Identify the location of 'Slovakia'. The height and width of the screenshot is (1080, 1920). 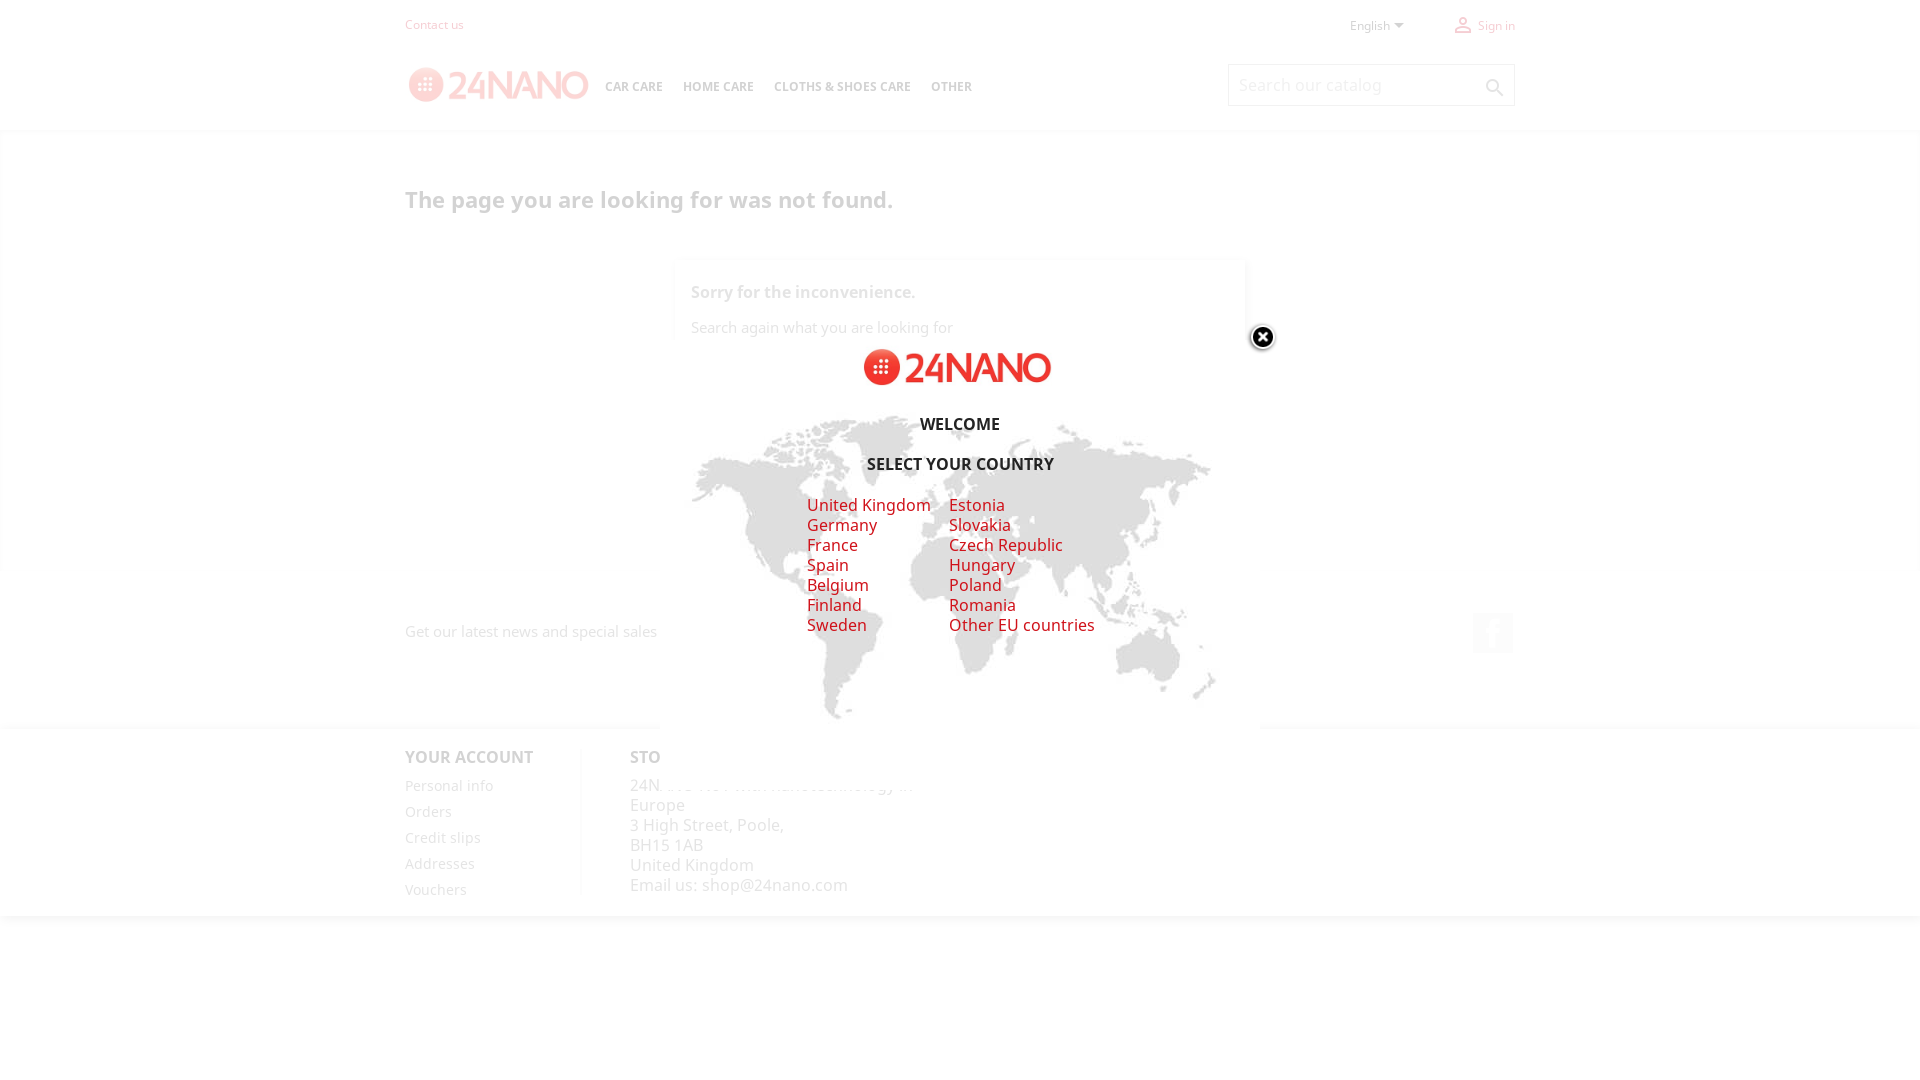
(979, 534).